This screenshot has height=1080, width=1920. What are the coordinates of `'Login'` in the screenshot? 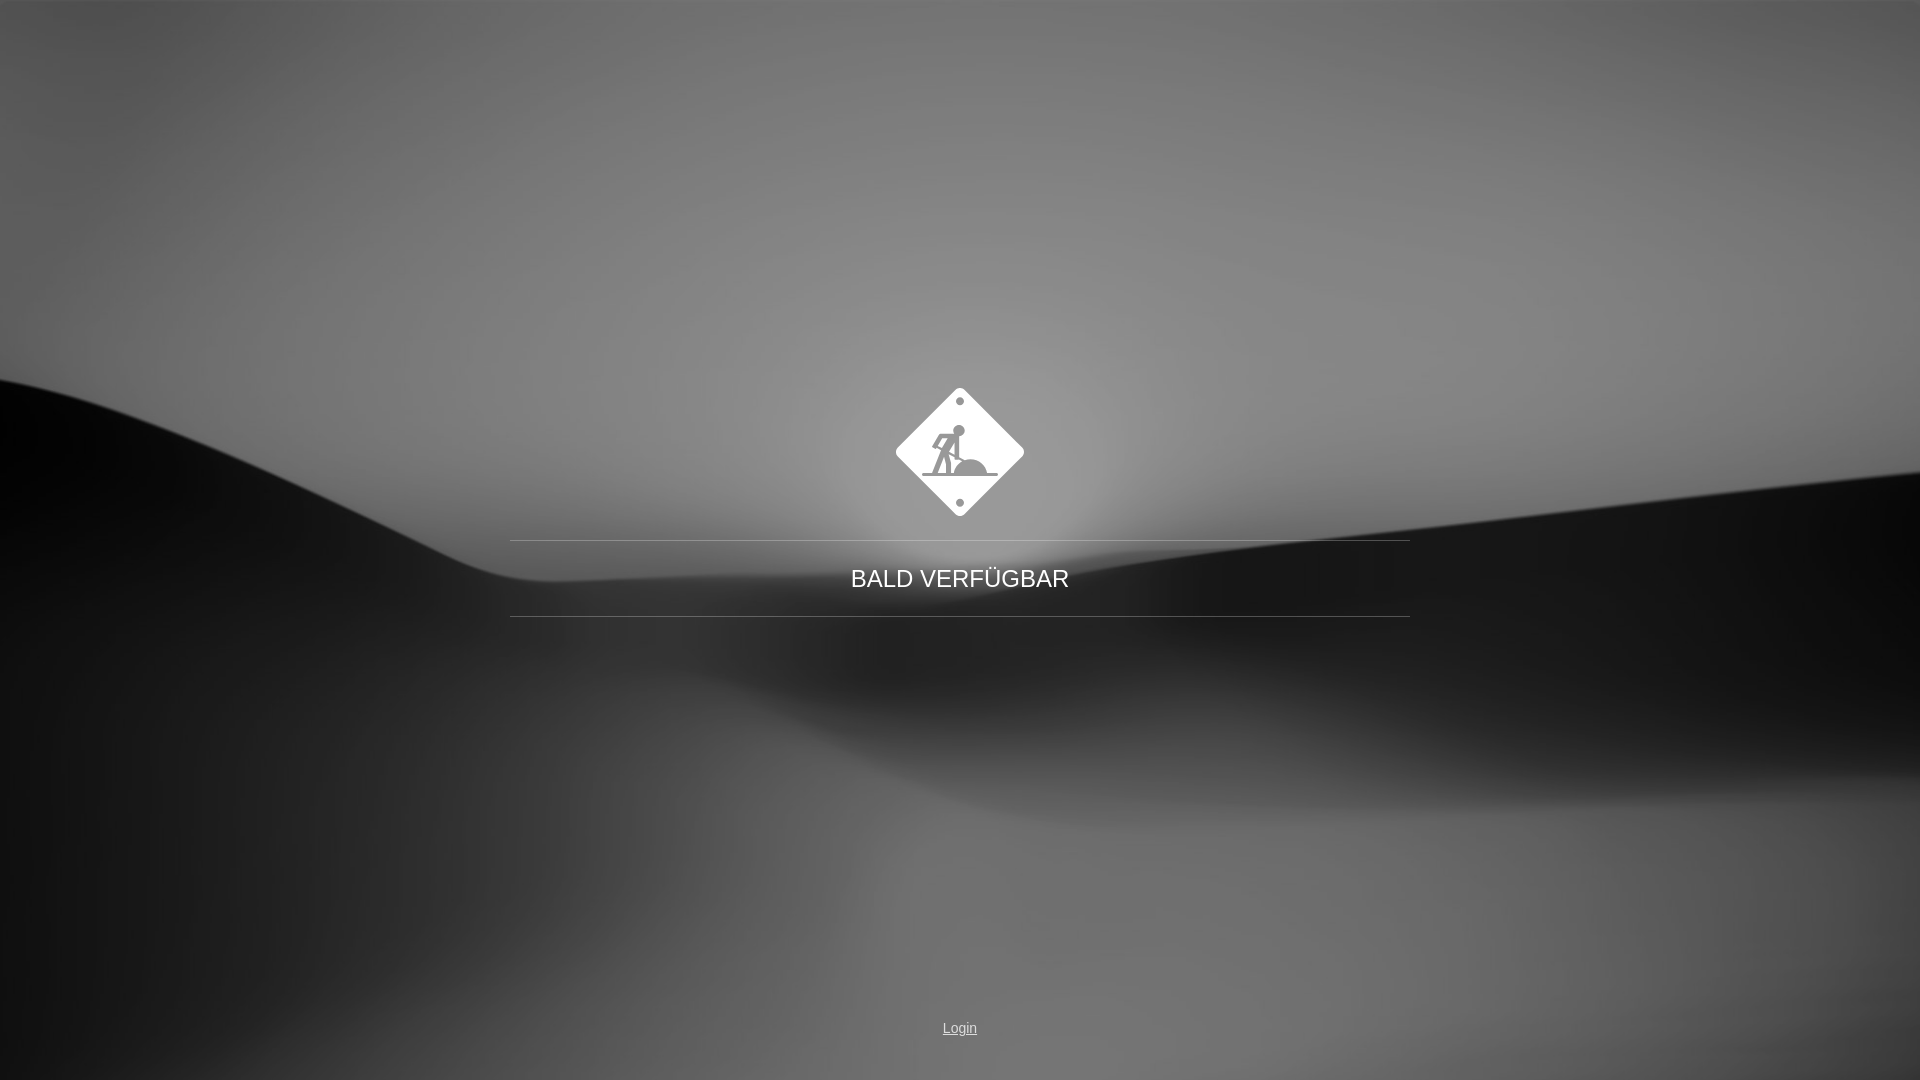 It's located at (960, 1028).